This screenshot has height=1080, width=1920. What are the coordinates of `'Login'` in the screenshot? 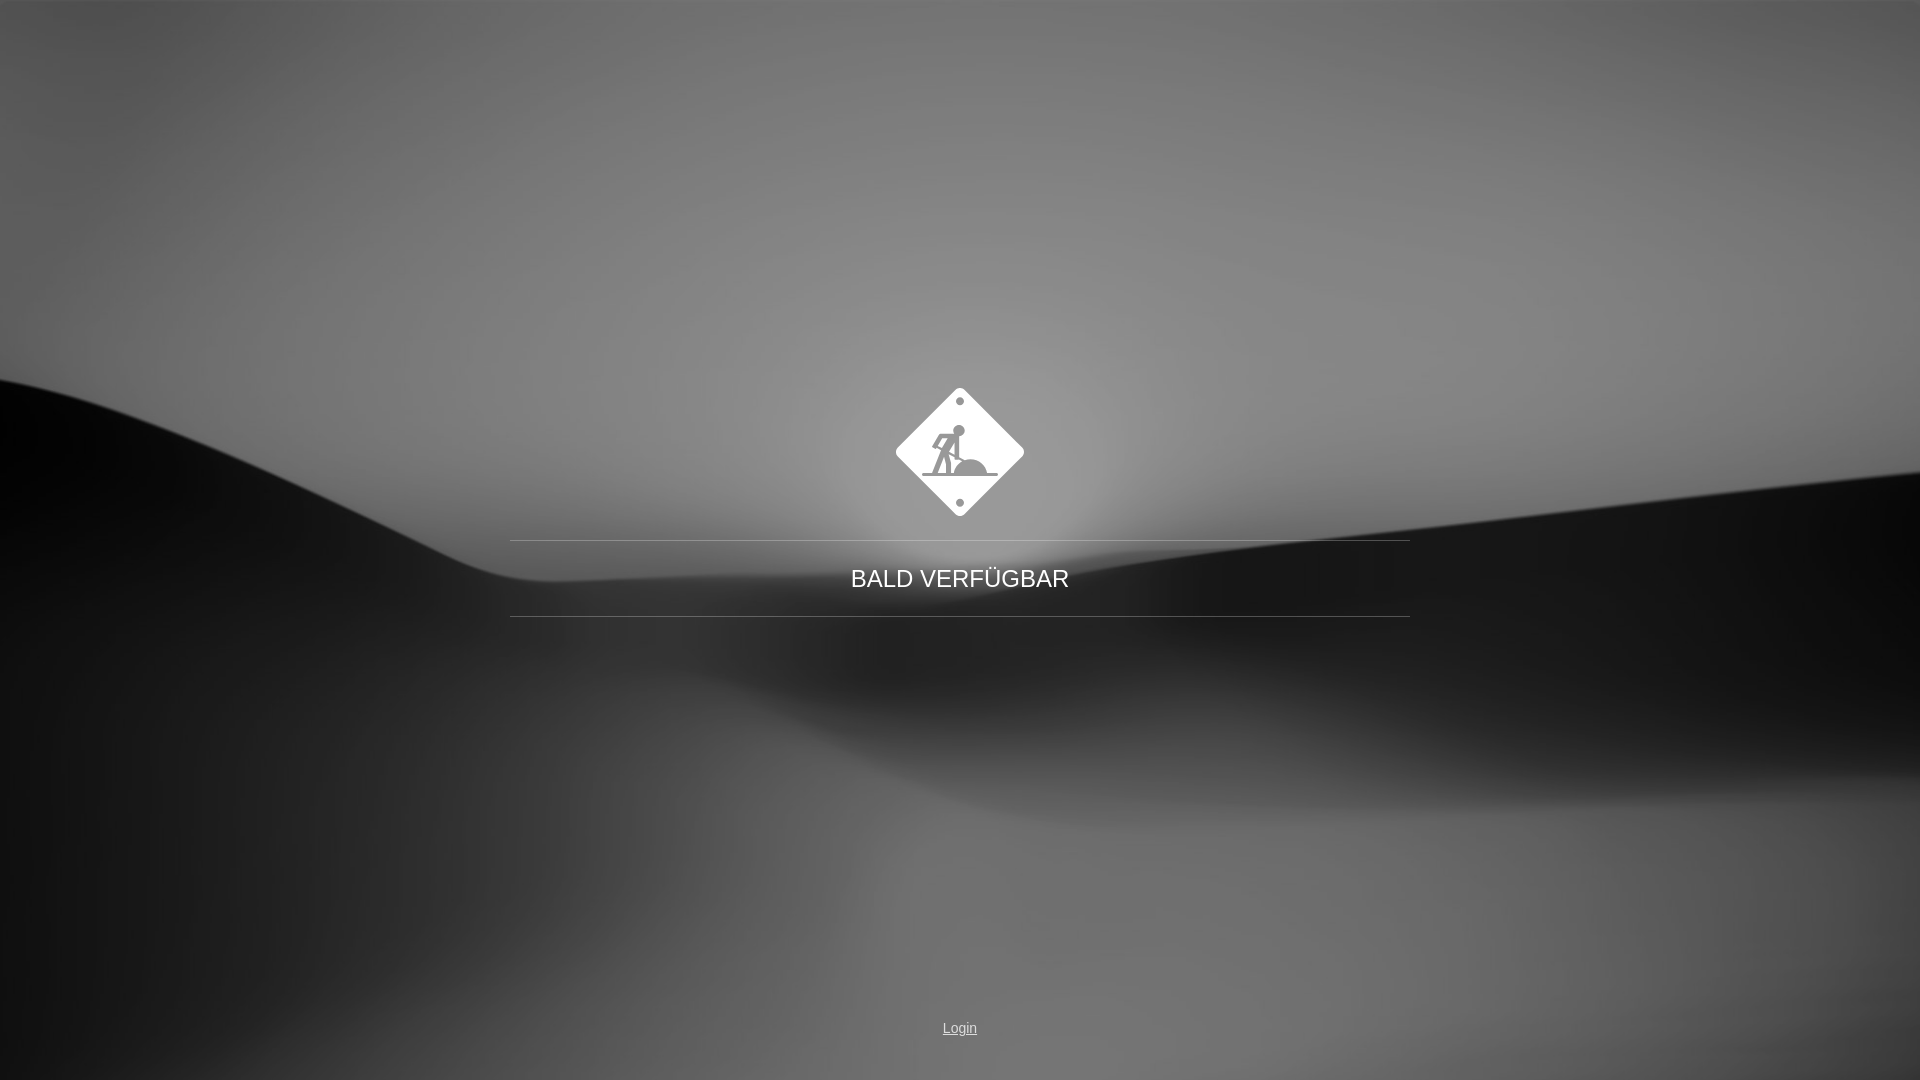 It's located at (960, 1028).